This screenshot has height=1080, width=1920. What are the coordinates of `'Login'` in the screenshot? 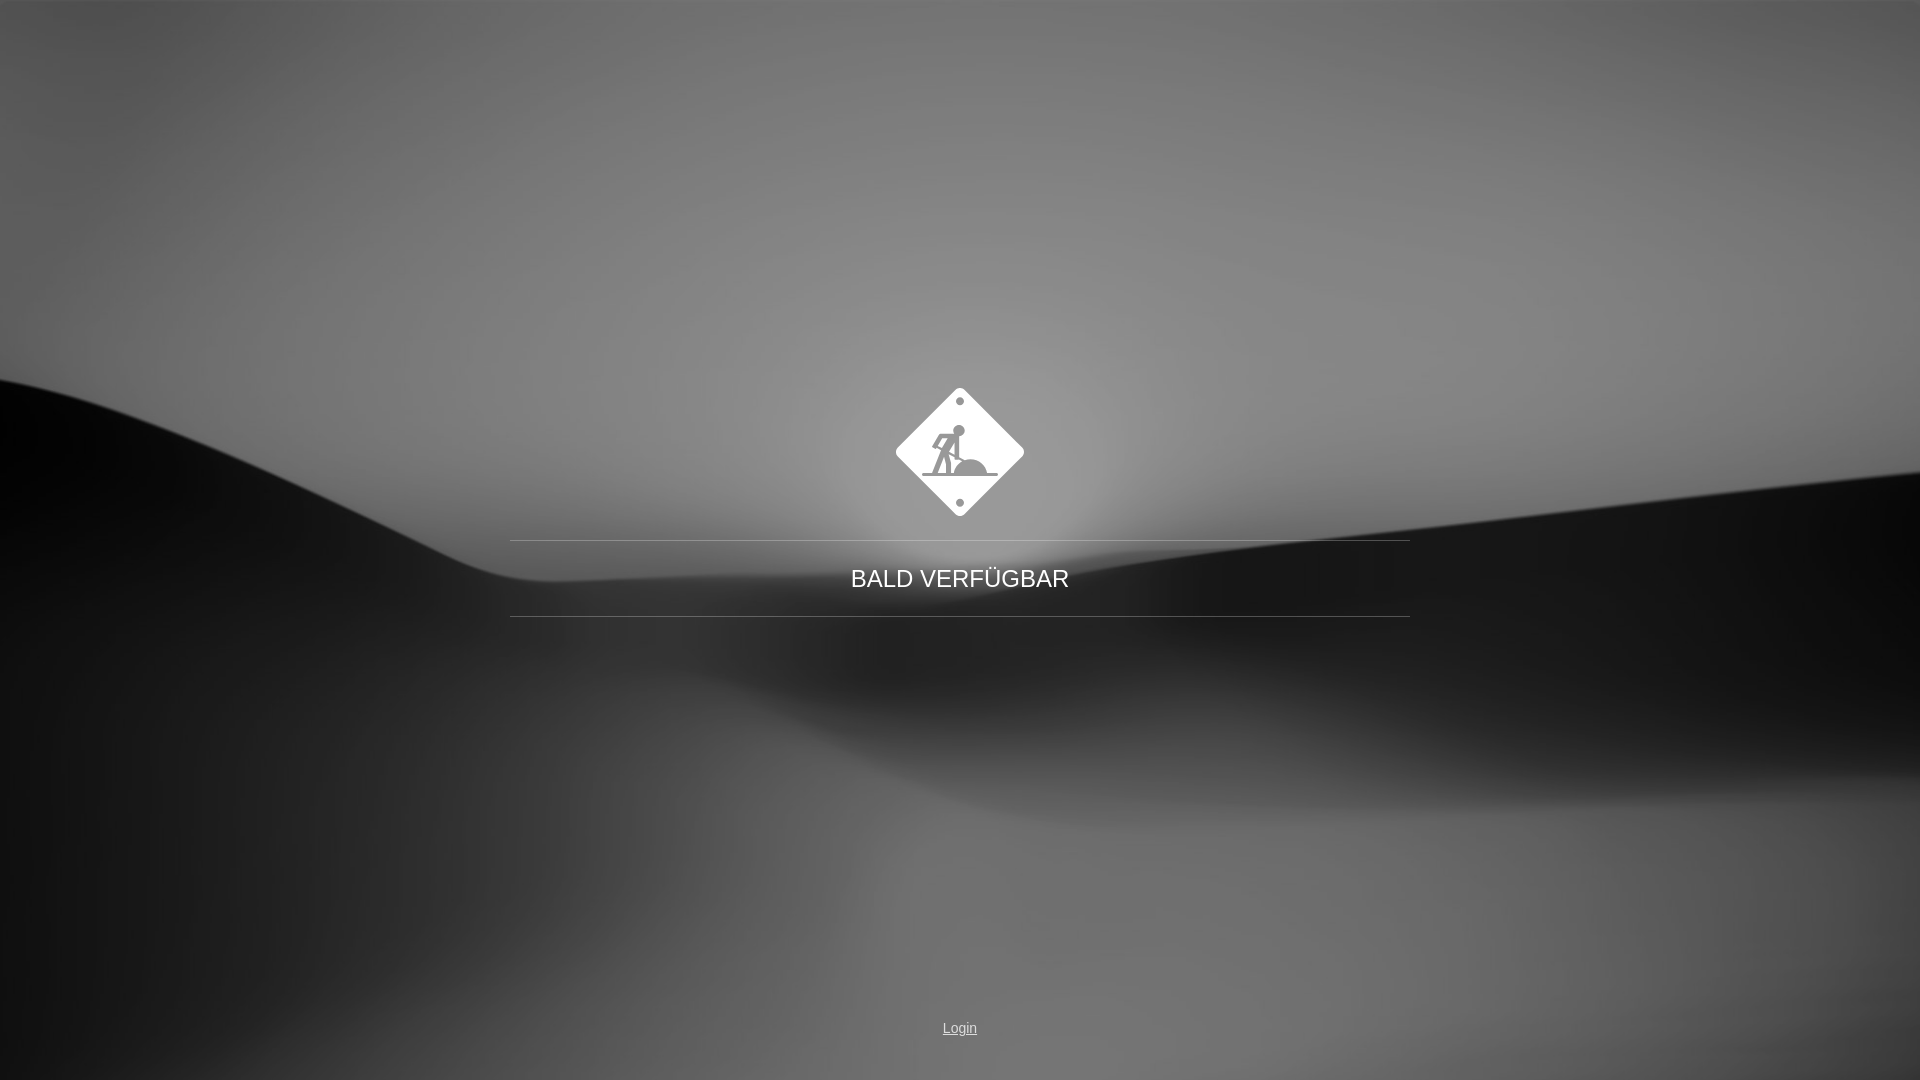 It's located at (960, 1028).